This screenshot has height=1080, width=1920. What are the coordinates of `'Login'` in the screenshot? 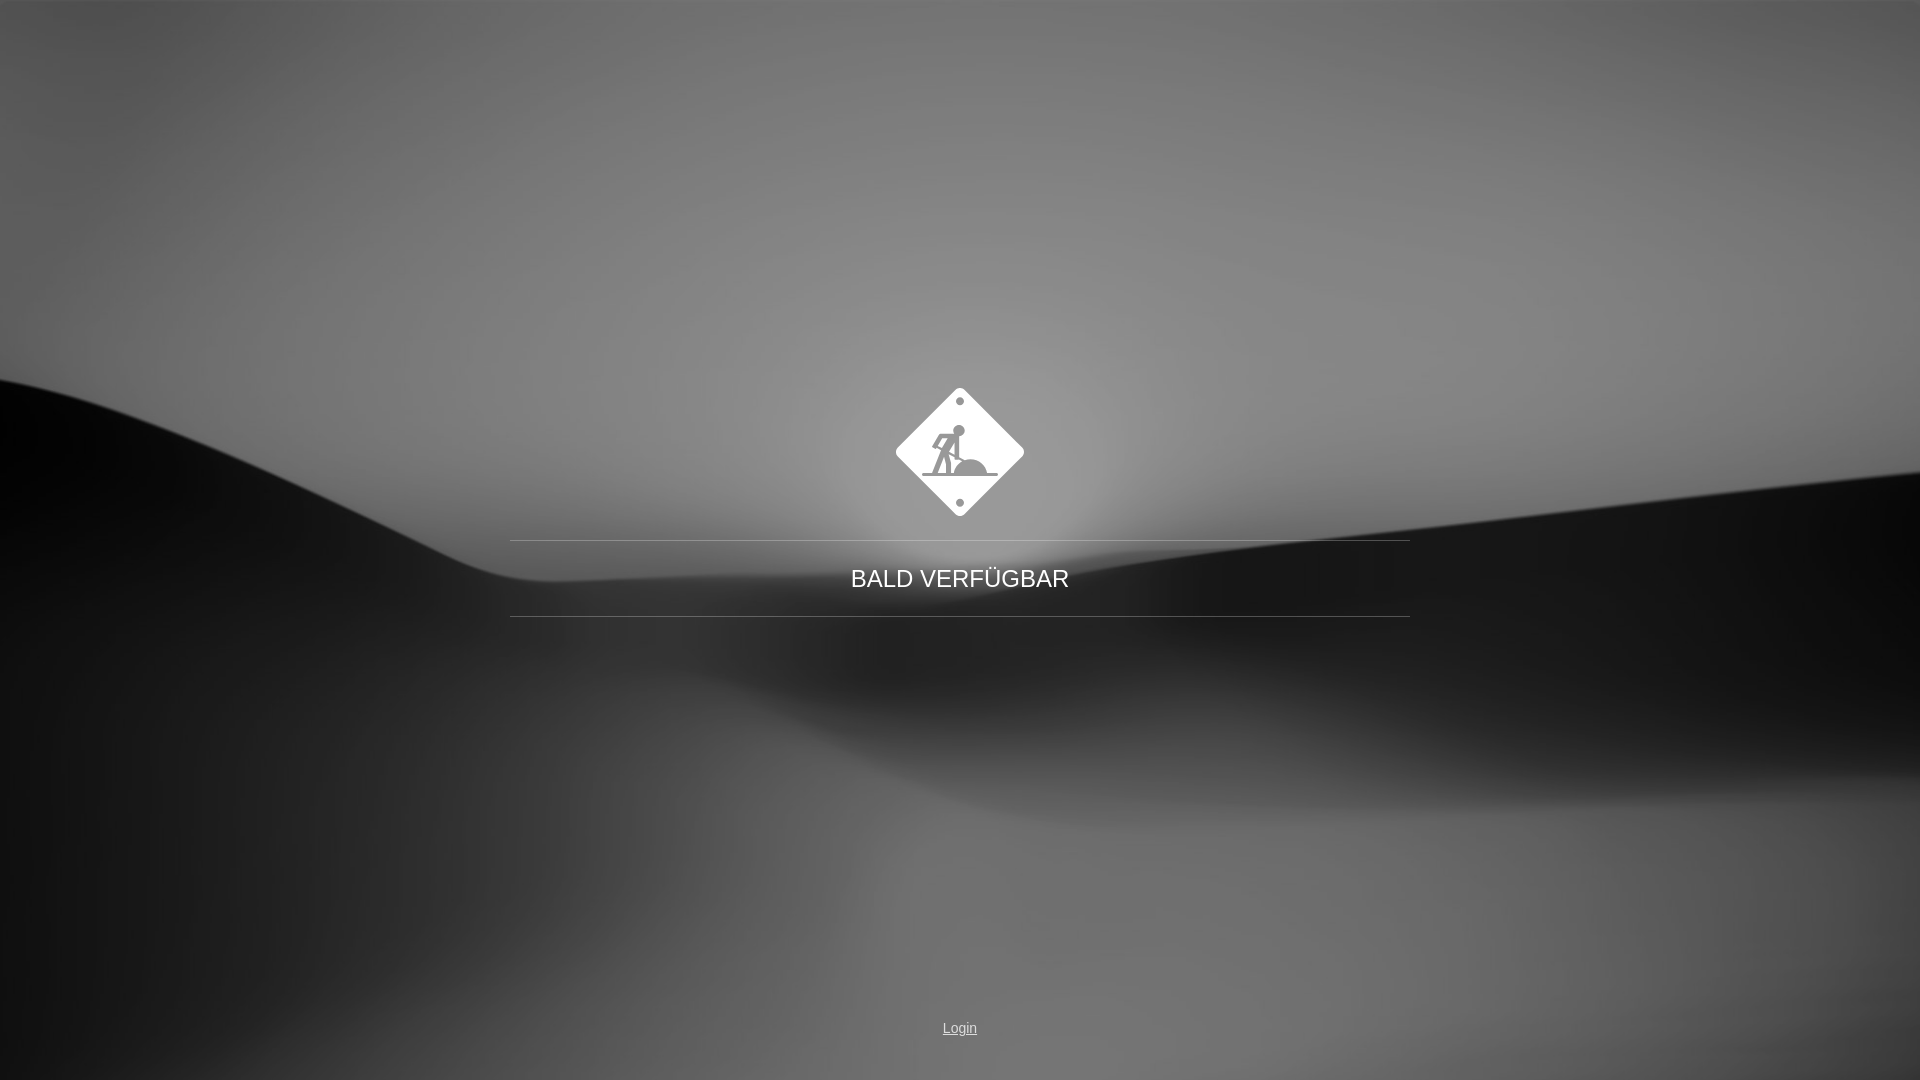 It's located at (960, 1028).